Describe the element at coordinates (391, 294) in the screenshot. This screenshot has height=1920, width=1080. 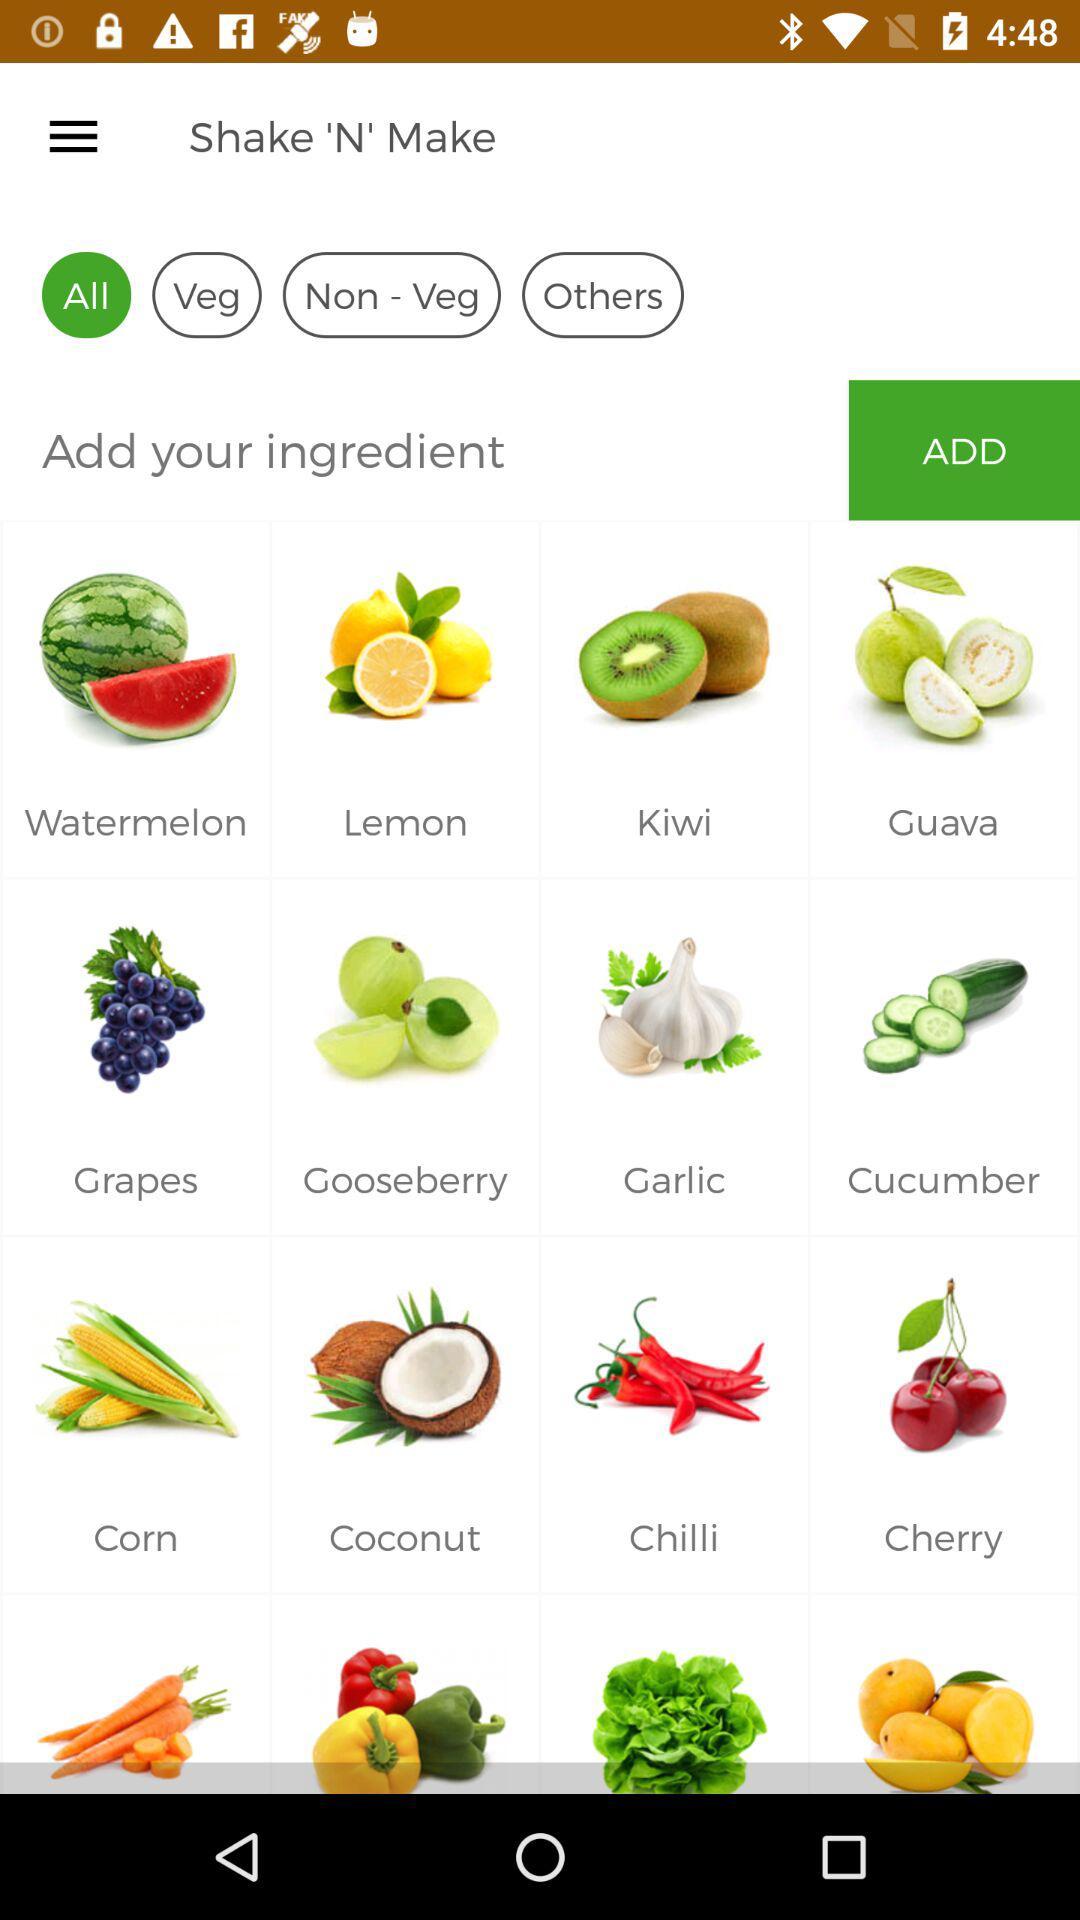
I see `the icon next to the veg item` at that location.